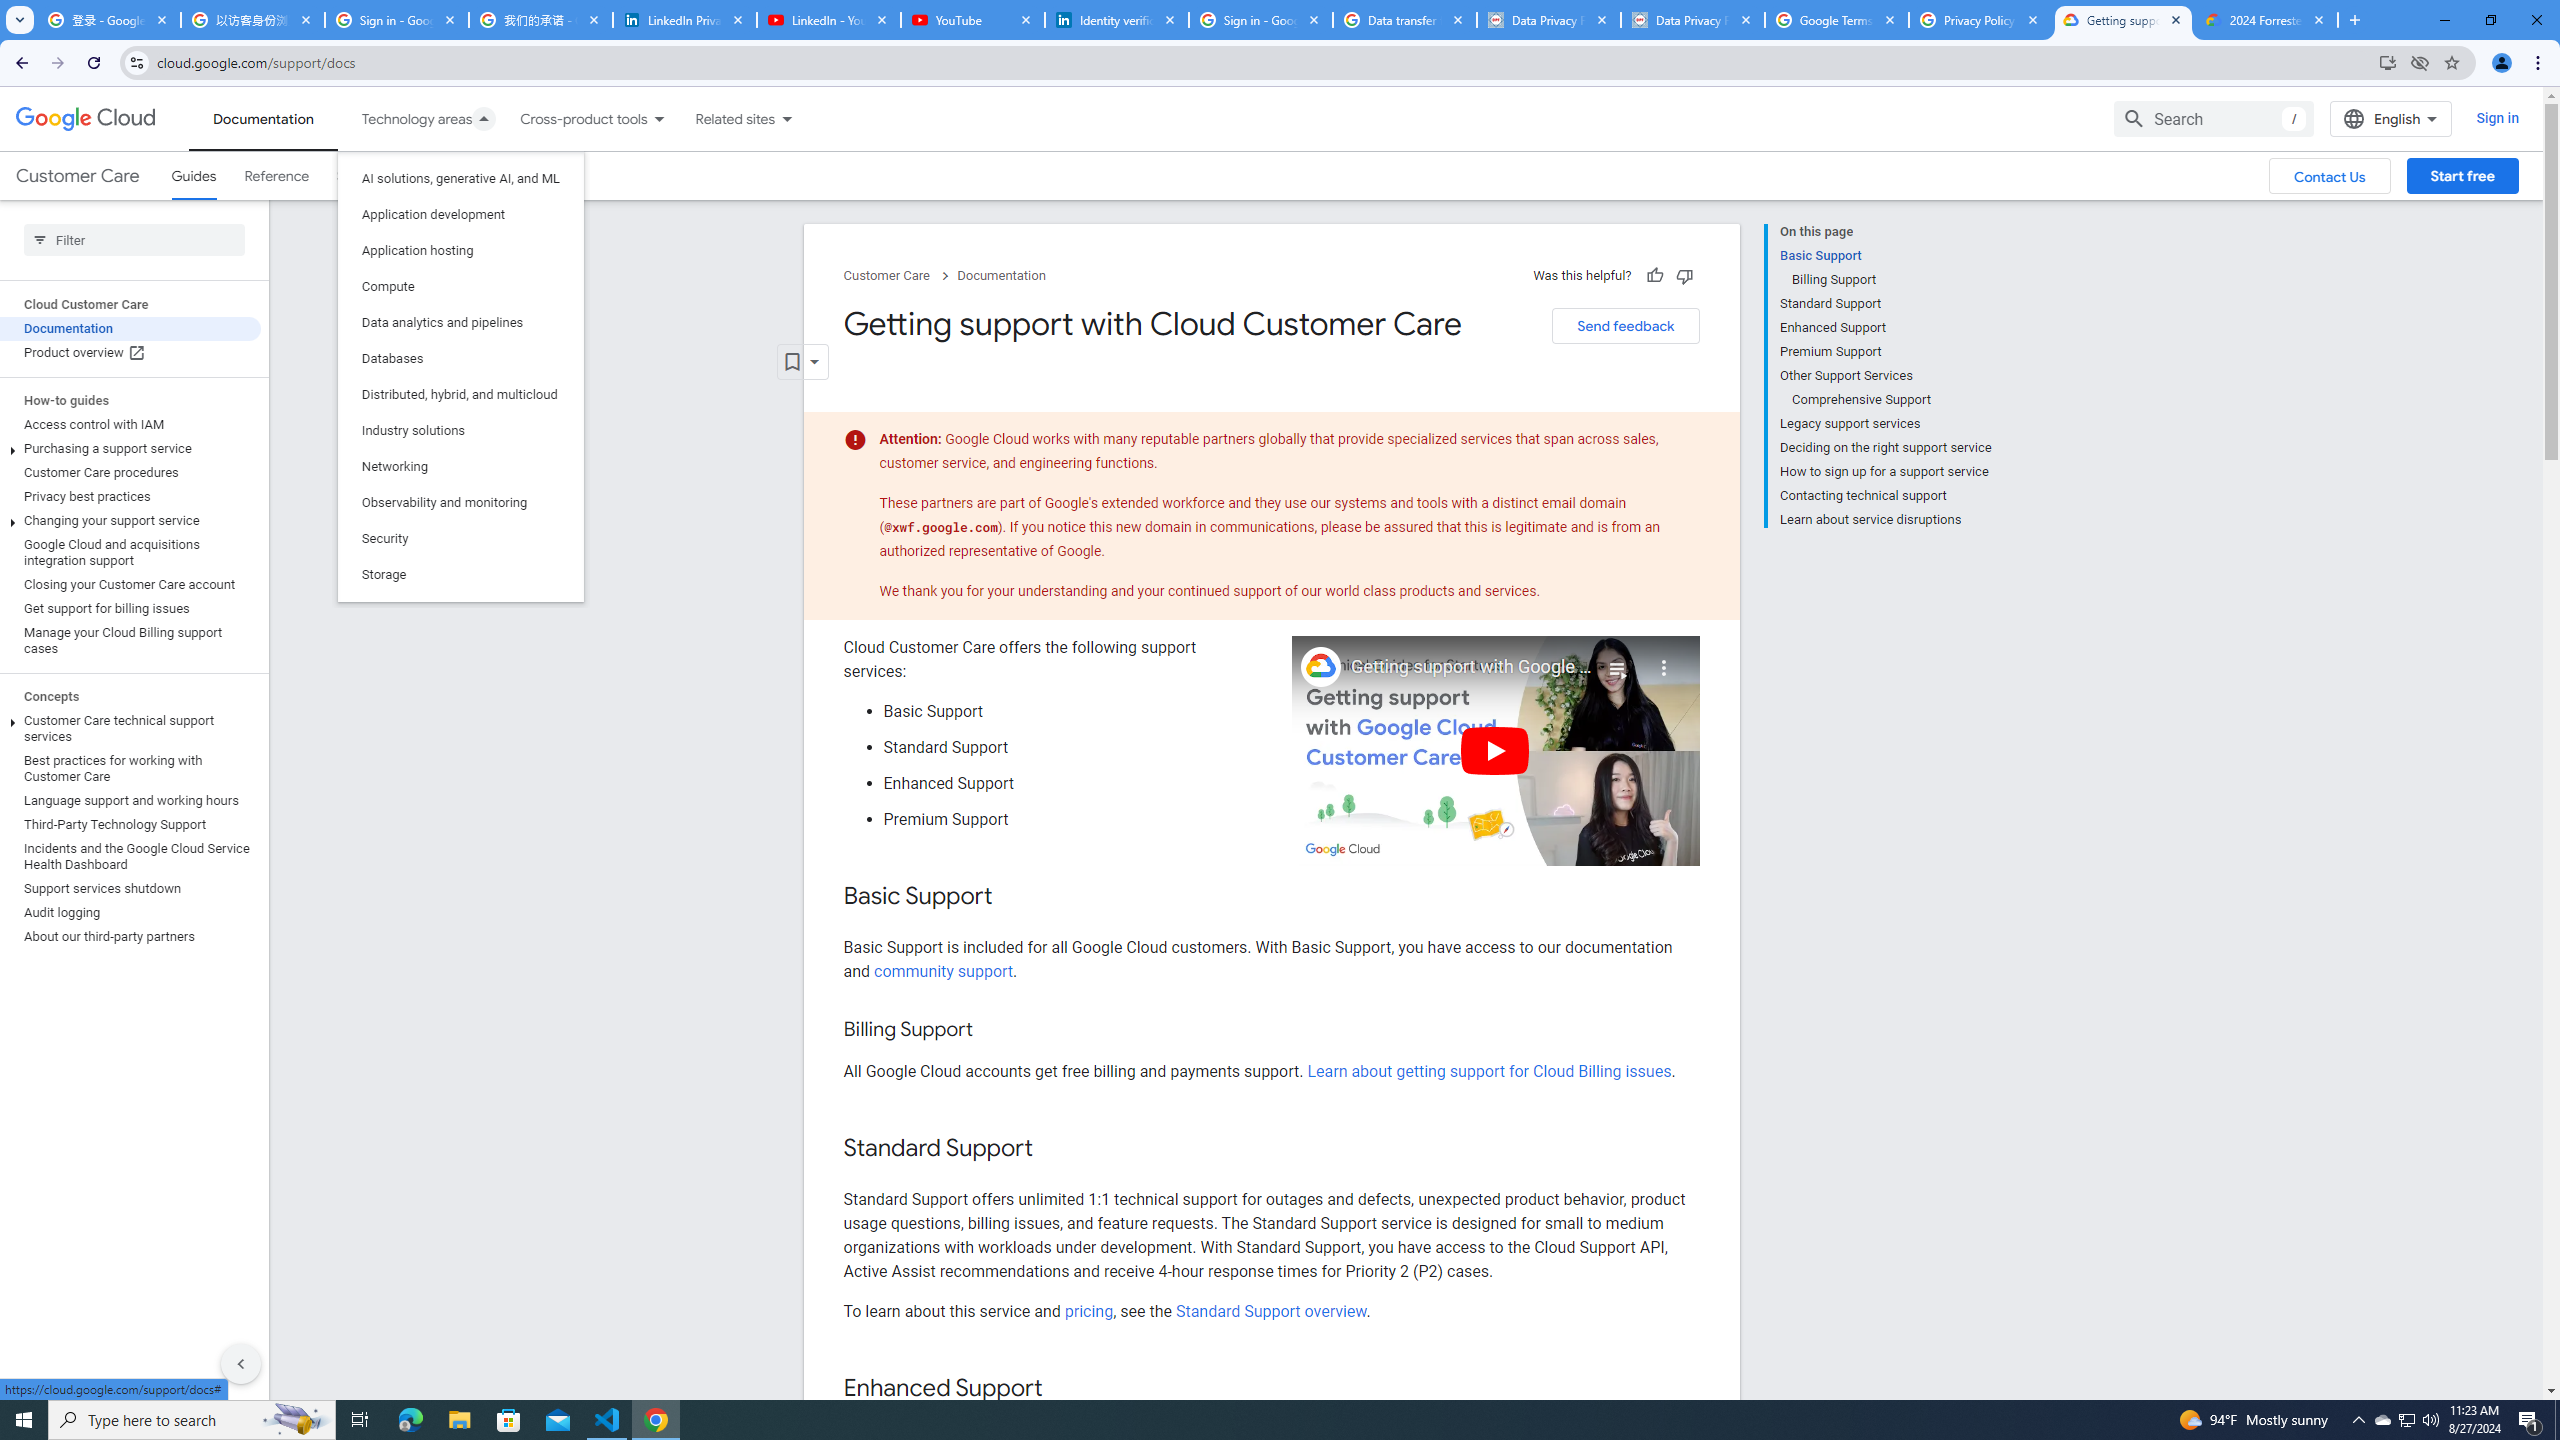  Describe the element at coordinates (240, 1363) in the screenshot. I see `'Hide side navigation'` at that location.